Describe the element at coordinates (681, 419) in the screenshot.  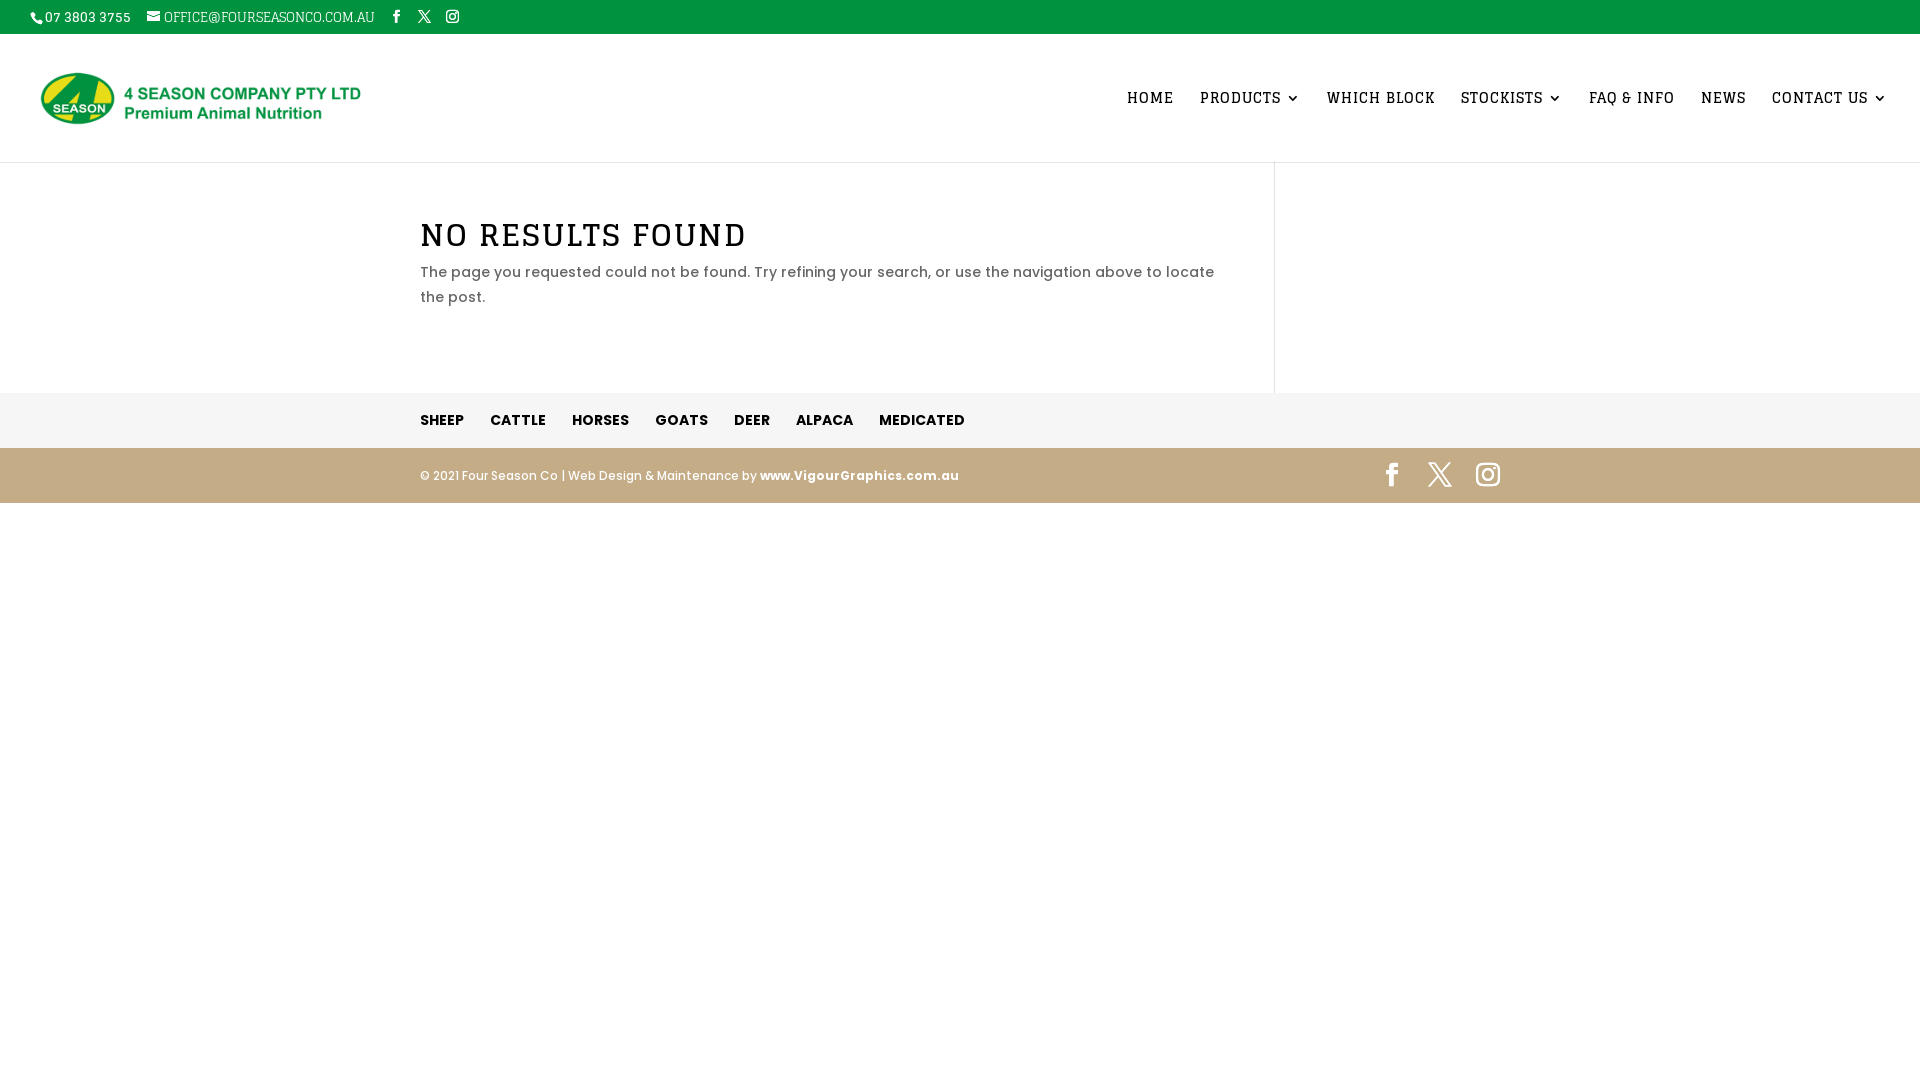
I see `'GOATS'` at that location.